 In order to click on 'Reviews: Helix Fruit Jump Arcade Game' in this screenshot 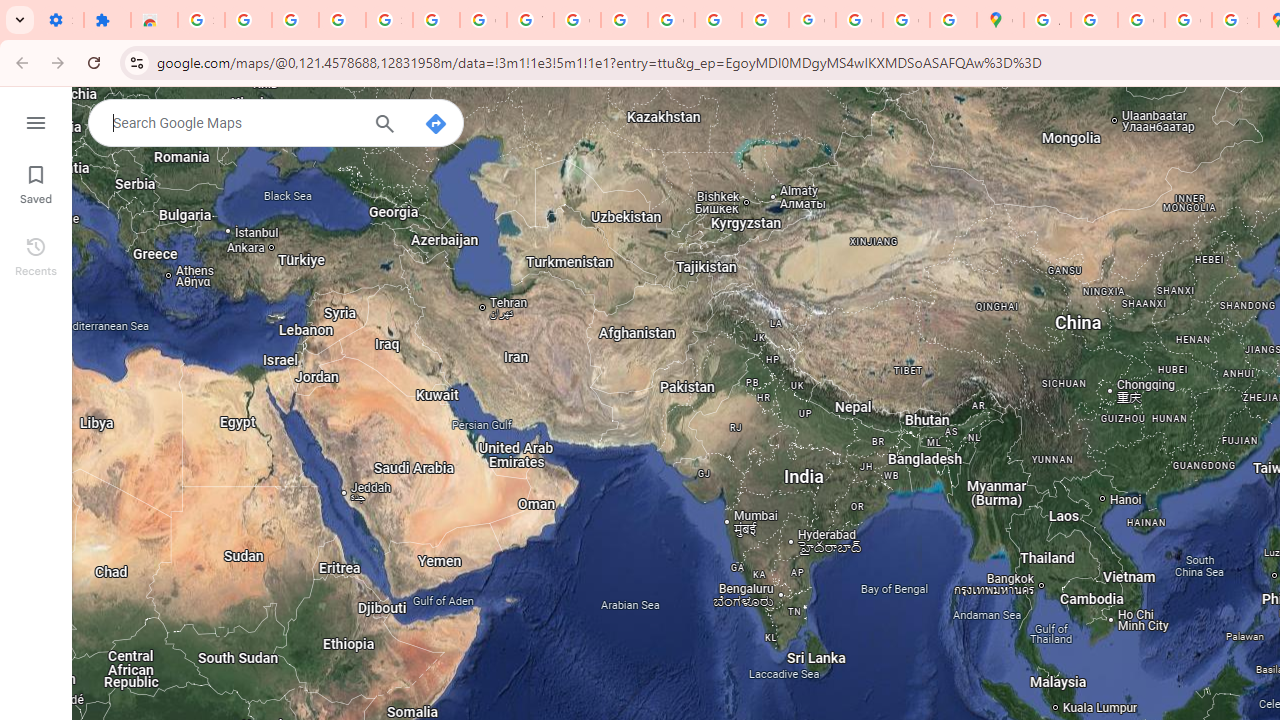, I will do `click(153, 20)`.